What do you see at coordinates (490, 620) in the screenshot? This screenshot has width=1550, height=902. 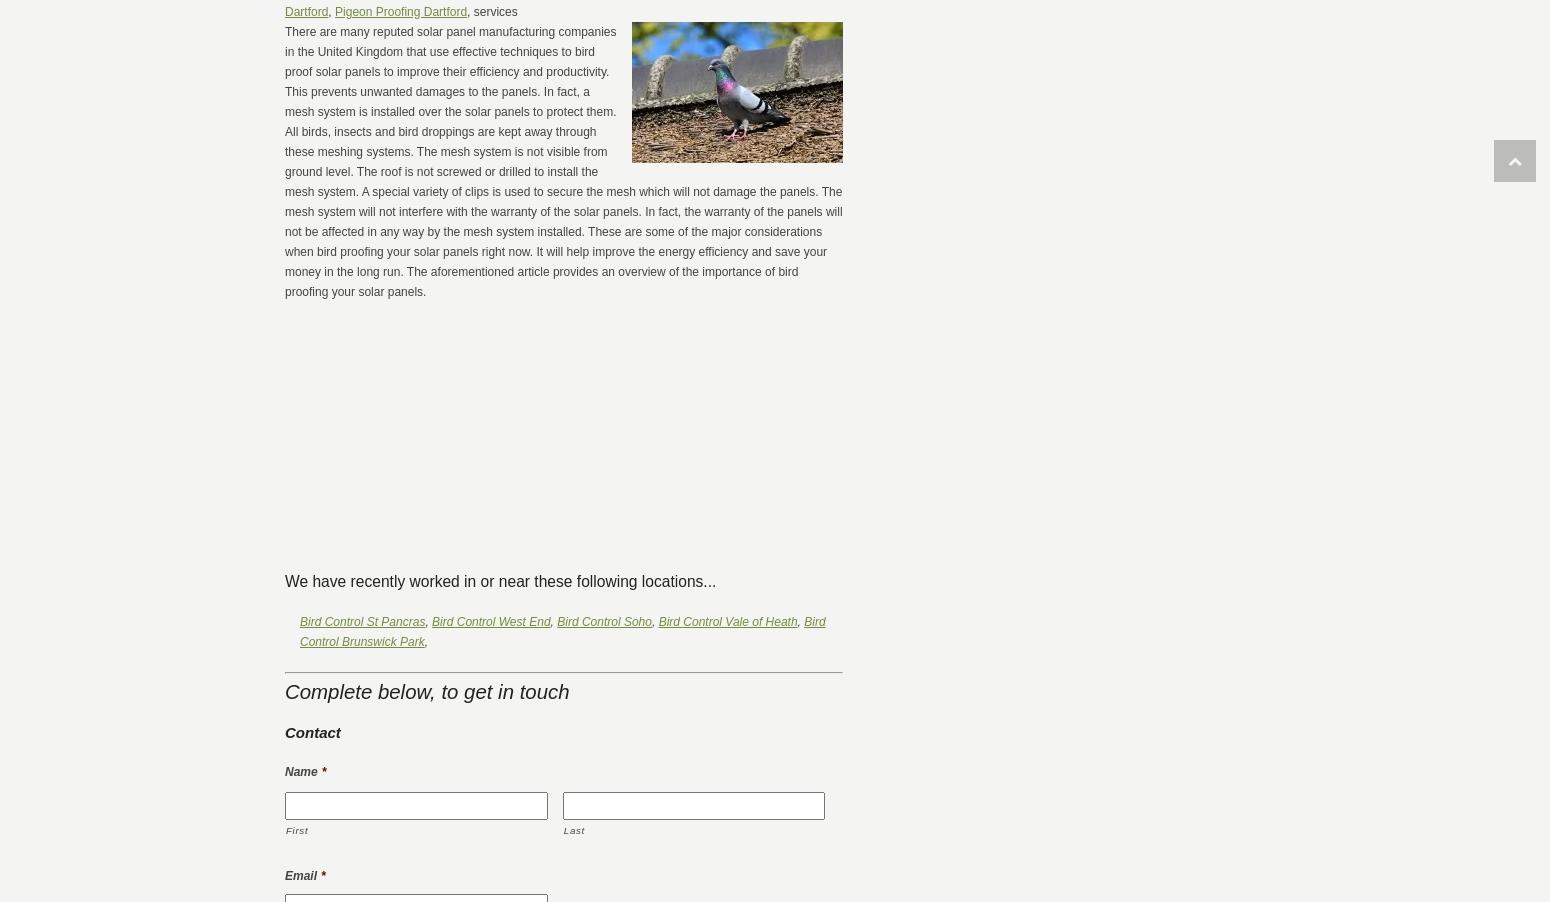 I see `'Bird Control West End'` at bounding box center [490, 620].